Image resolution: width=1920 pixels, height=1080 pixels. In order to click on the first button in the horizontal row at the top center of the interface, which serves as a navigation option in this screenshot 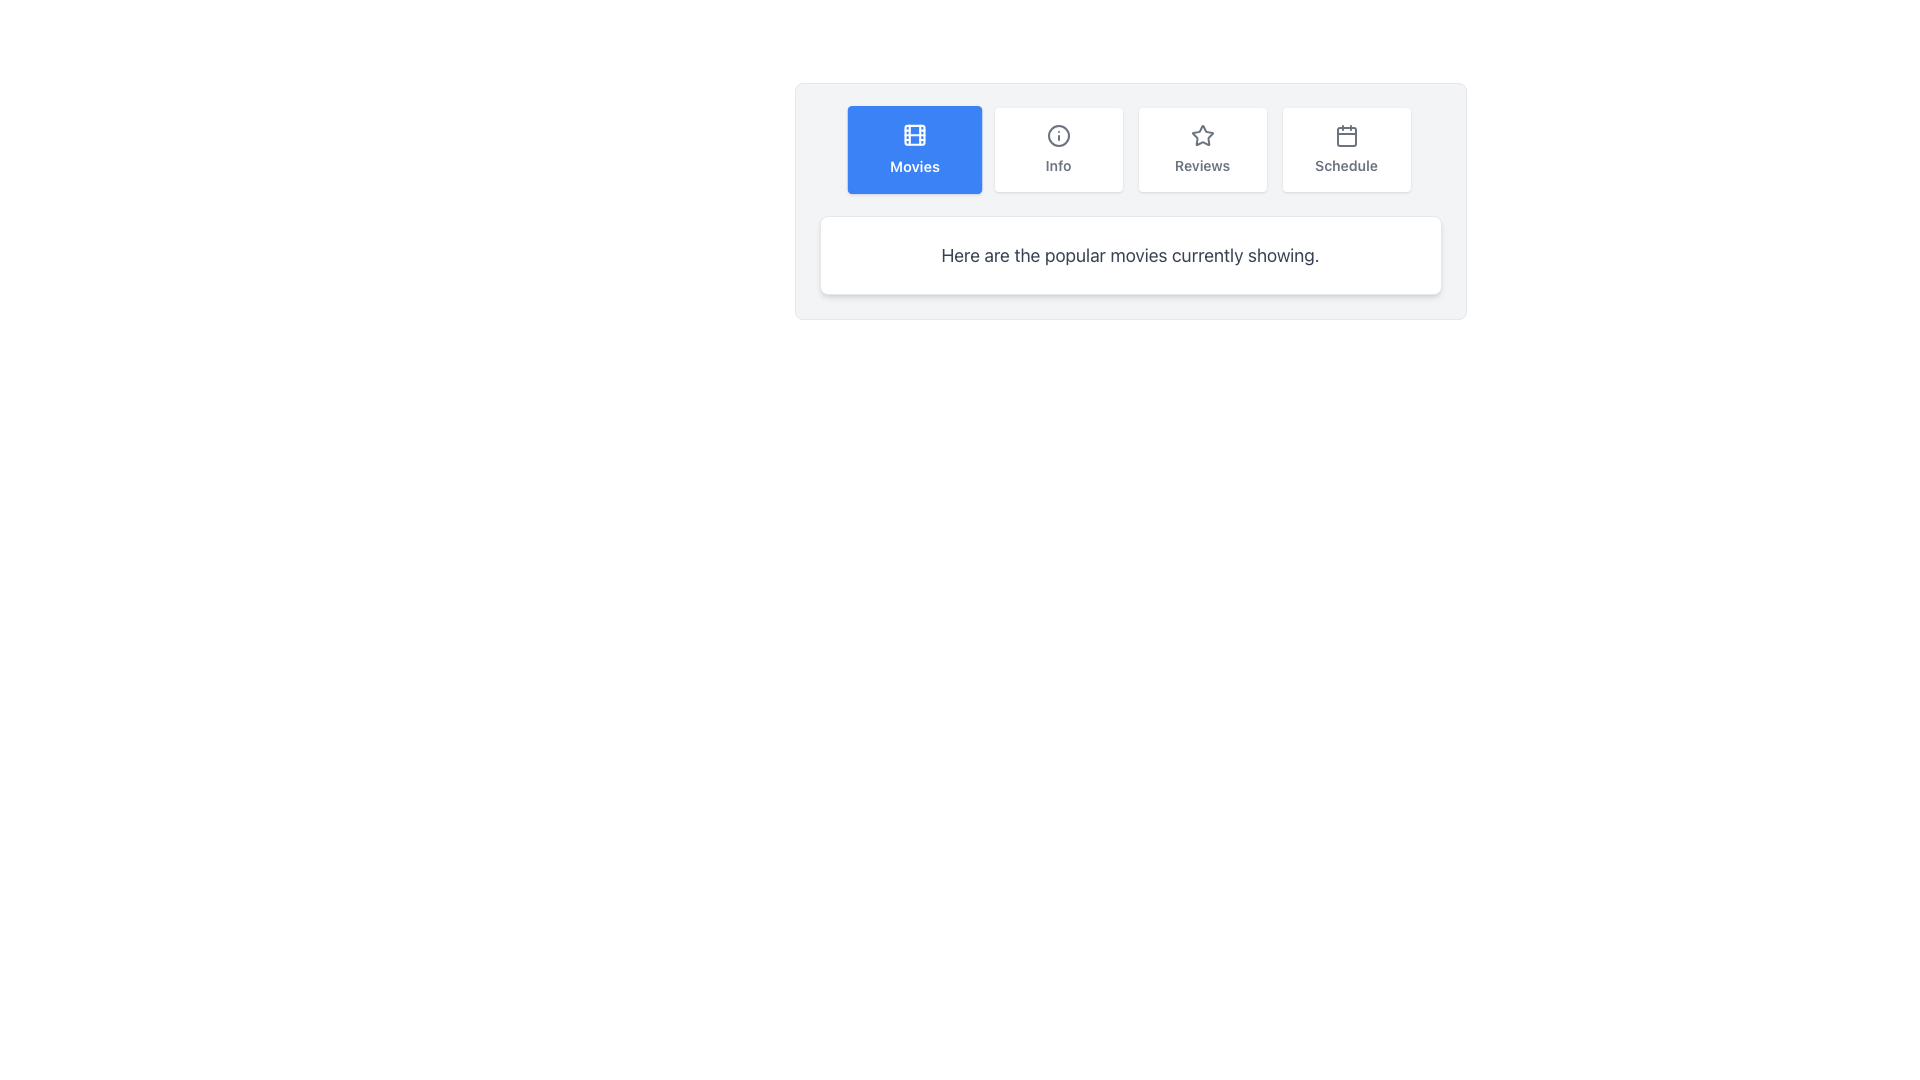, I will do `click(913, 149)`.